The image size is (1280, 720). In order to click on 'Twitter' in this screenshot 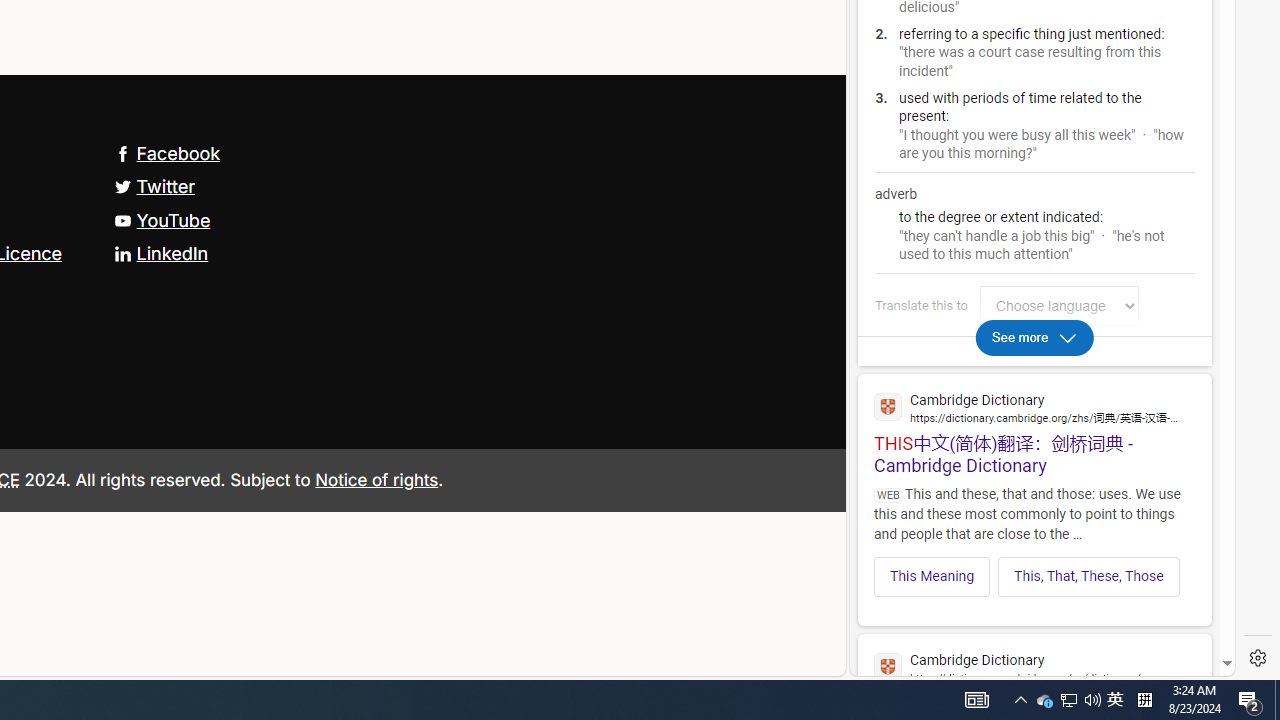, I will do `click(153, 186)`.